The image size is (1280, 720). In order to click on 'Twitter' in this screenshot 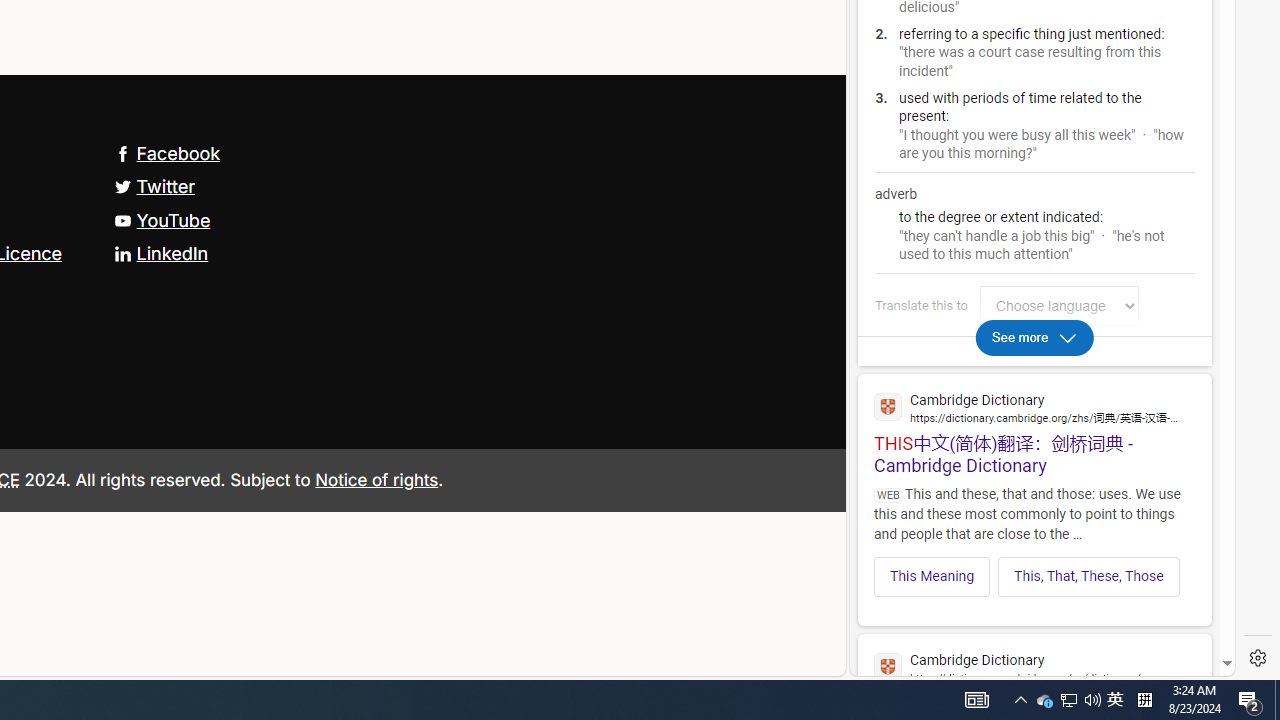, I will do `click(153, 186)`.